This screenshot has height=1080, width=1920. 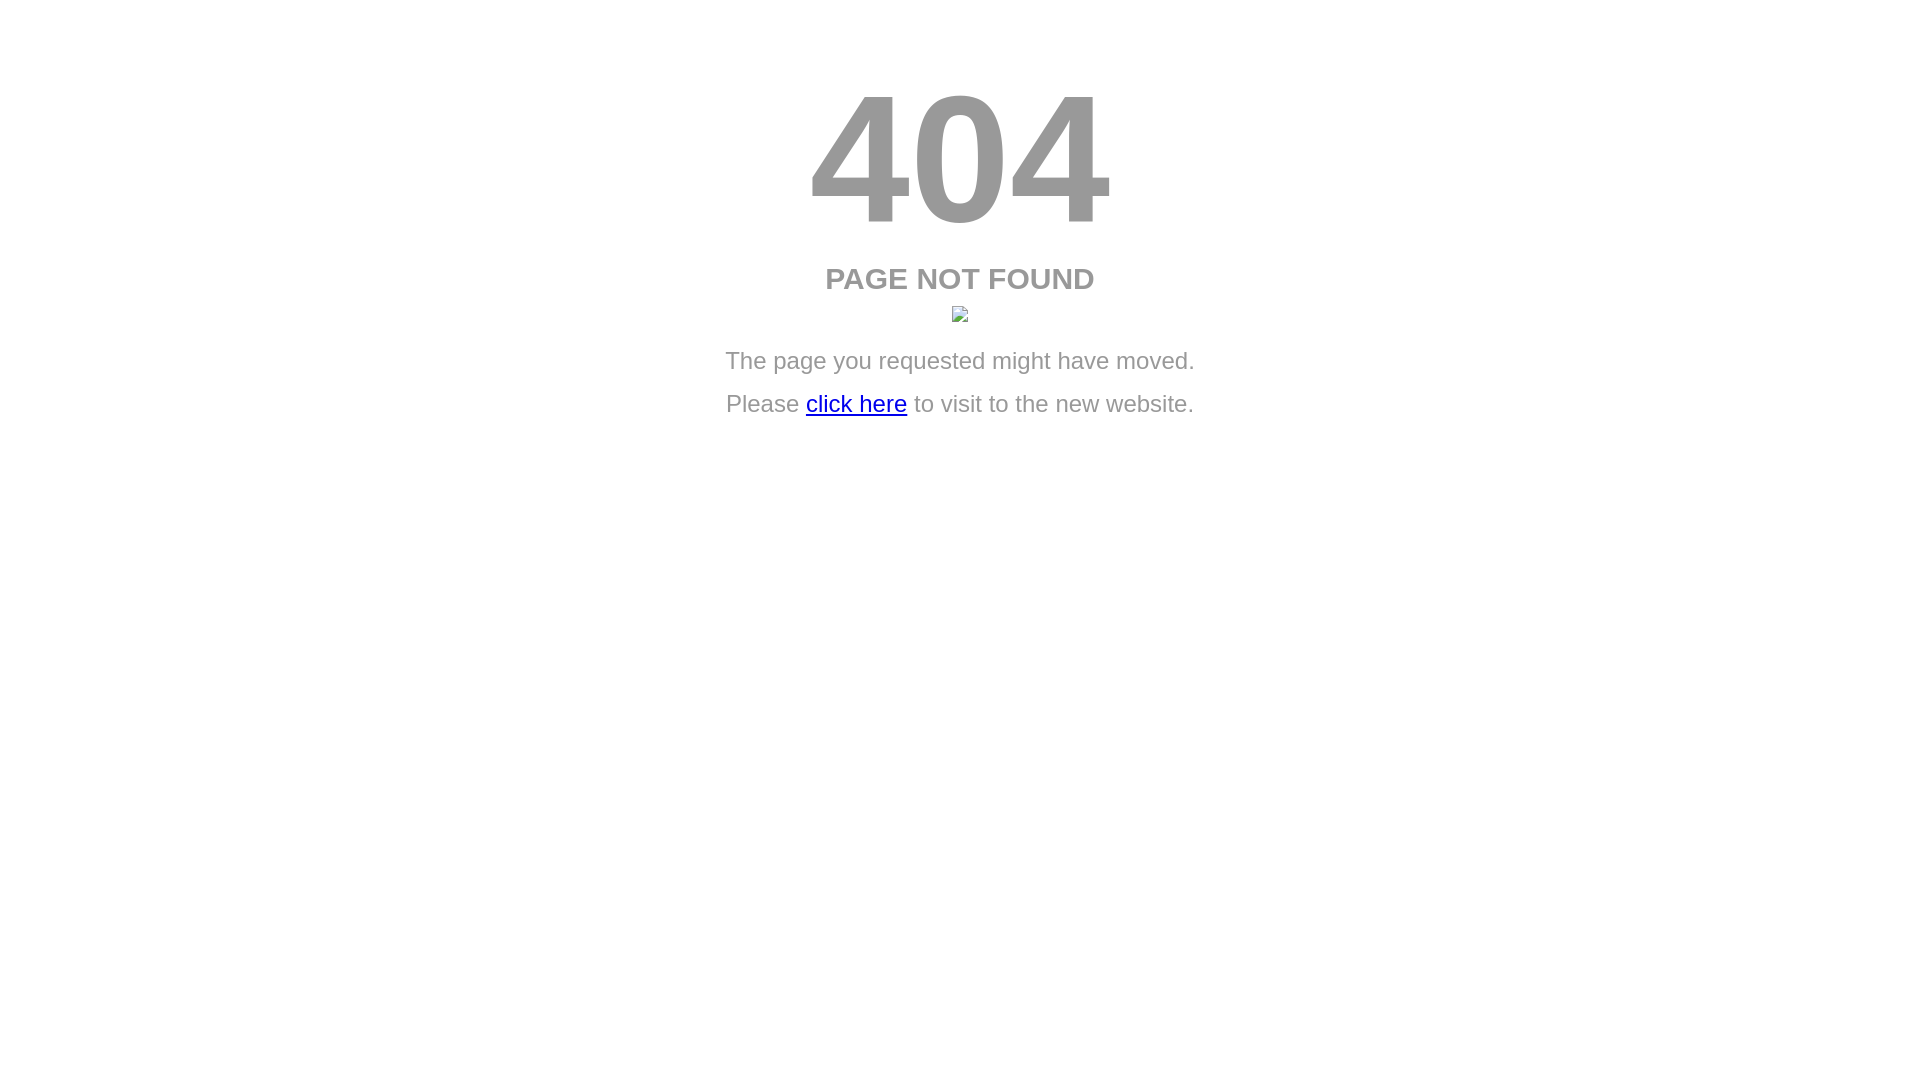 What do you see at coordinates (806, 403) in the screenshot?
I see `'click here'` at bounding box center [806, 403].